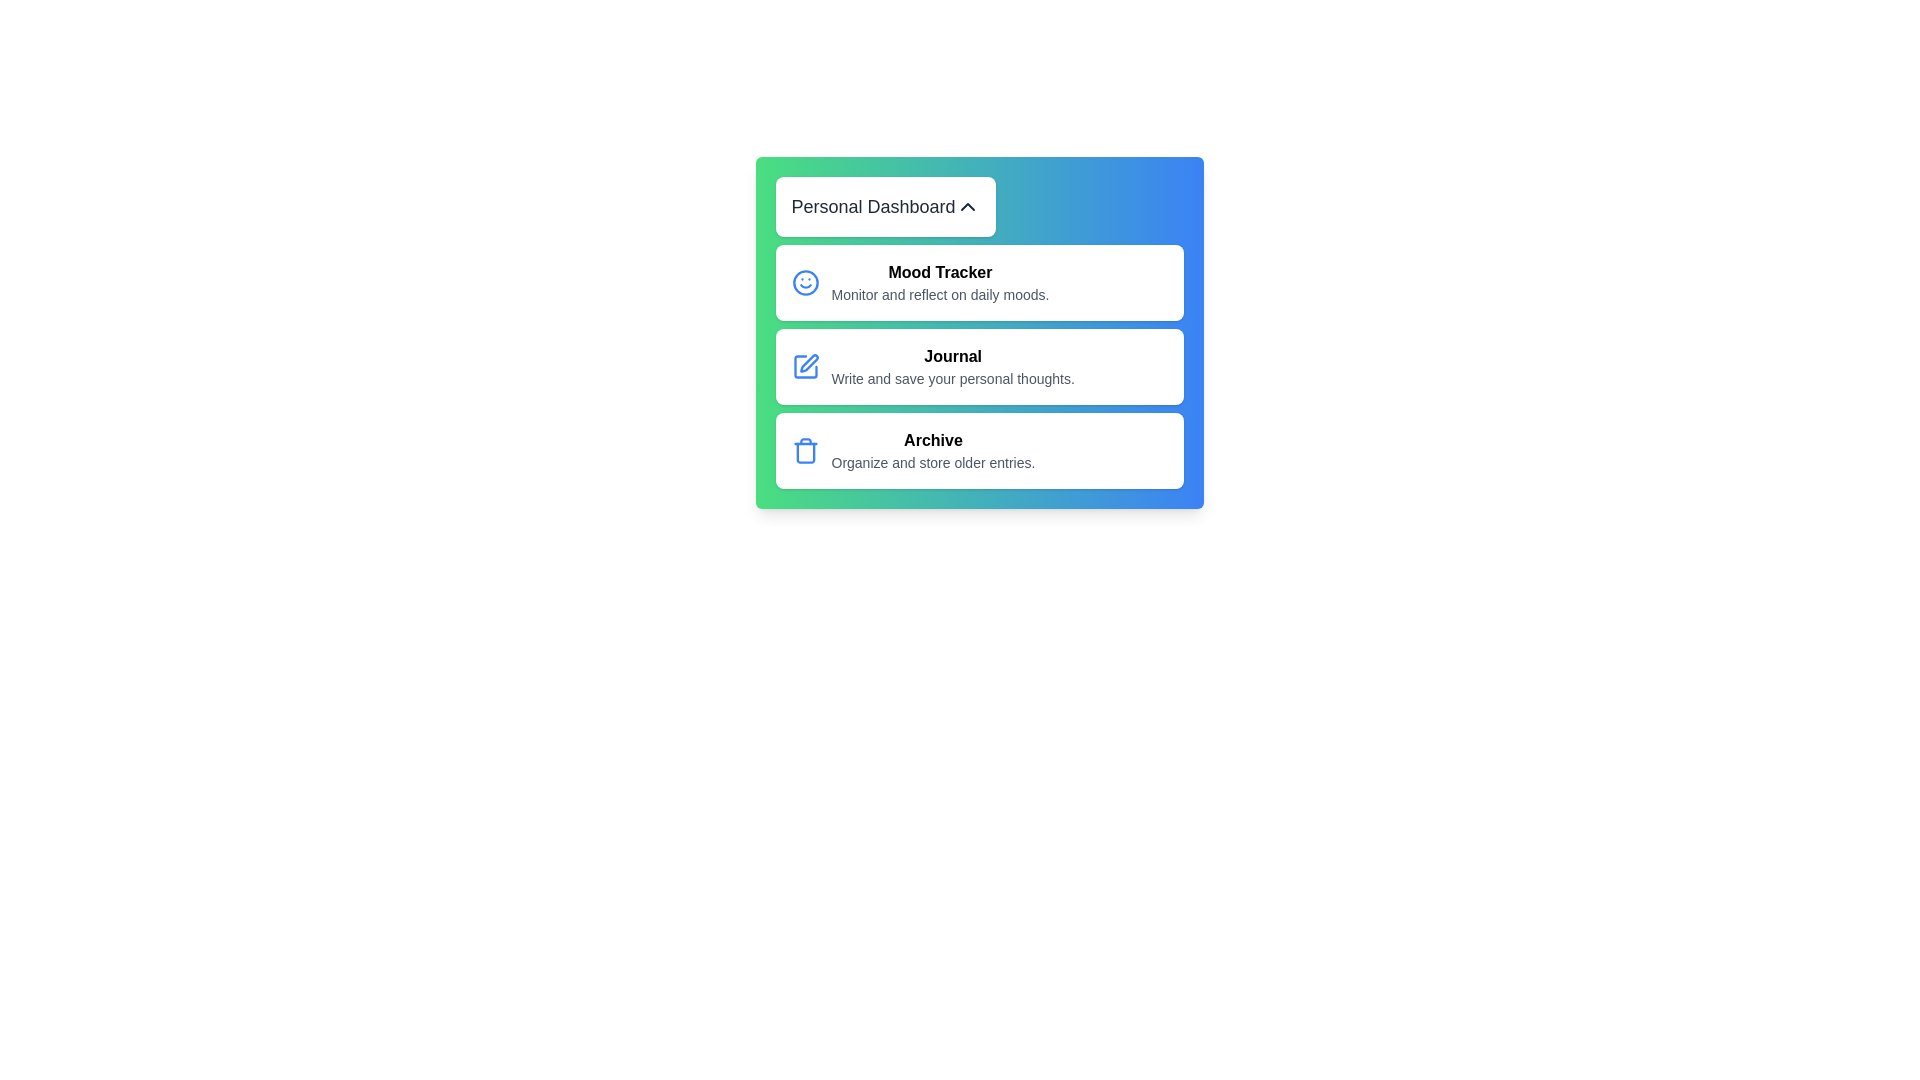 Image resolution: width=1920 pixels, height=1080 pixels. Describe the element at coordinates (979, 366) in the screenshot. I see `the menu item Journal from the list` at that location.